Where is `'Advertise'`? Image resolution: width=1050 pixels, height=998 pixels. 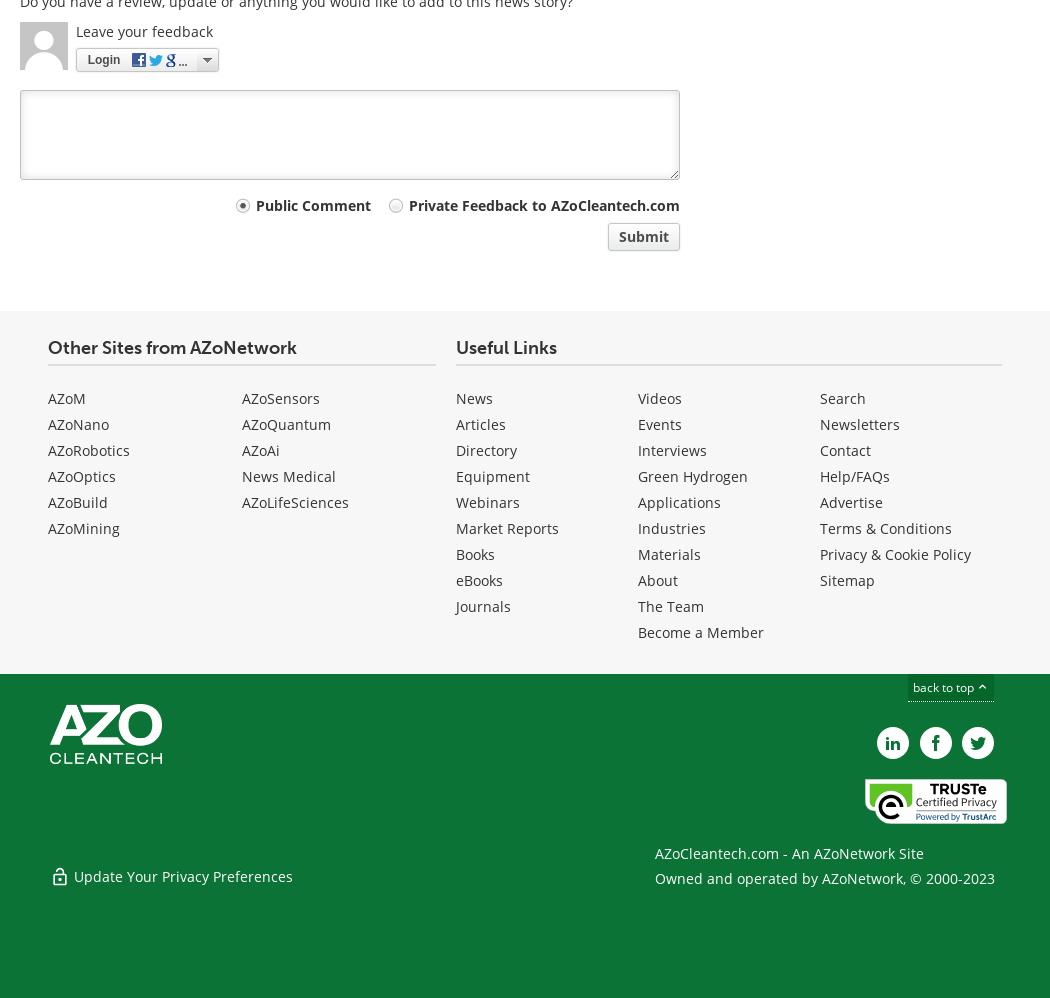
'Advertise' is located at coordinates (850, 502).